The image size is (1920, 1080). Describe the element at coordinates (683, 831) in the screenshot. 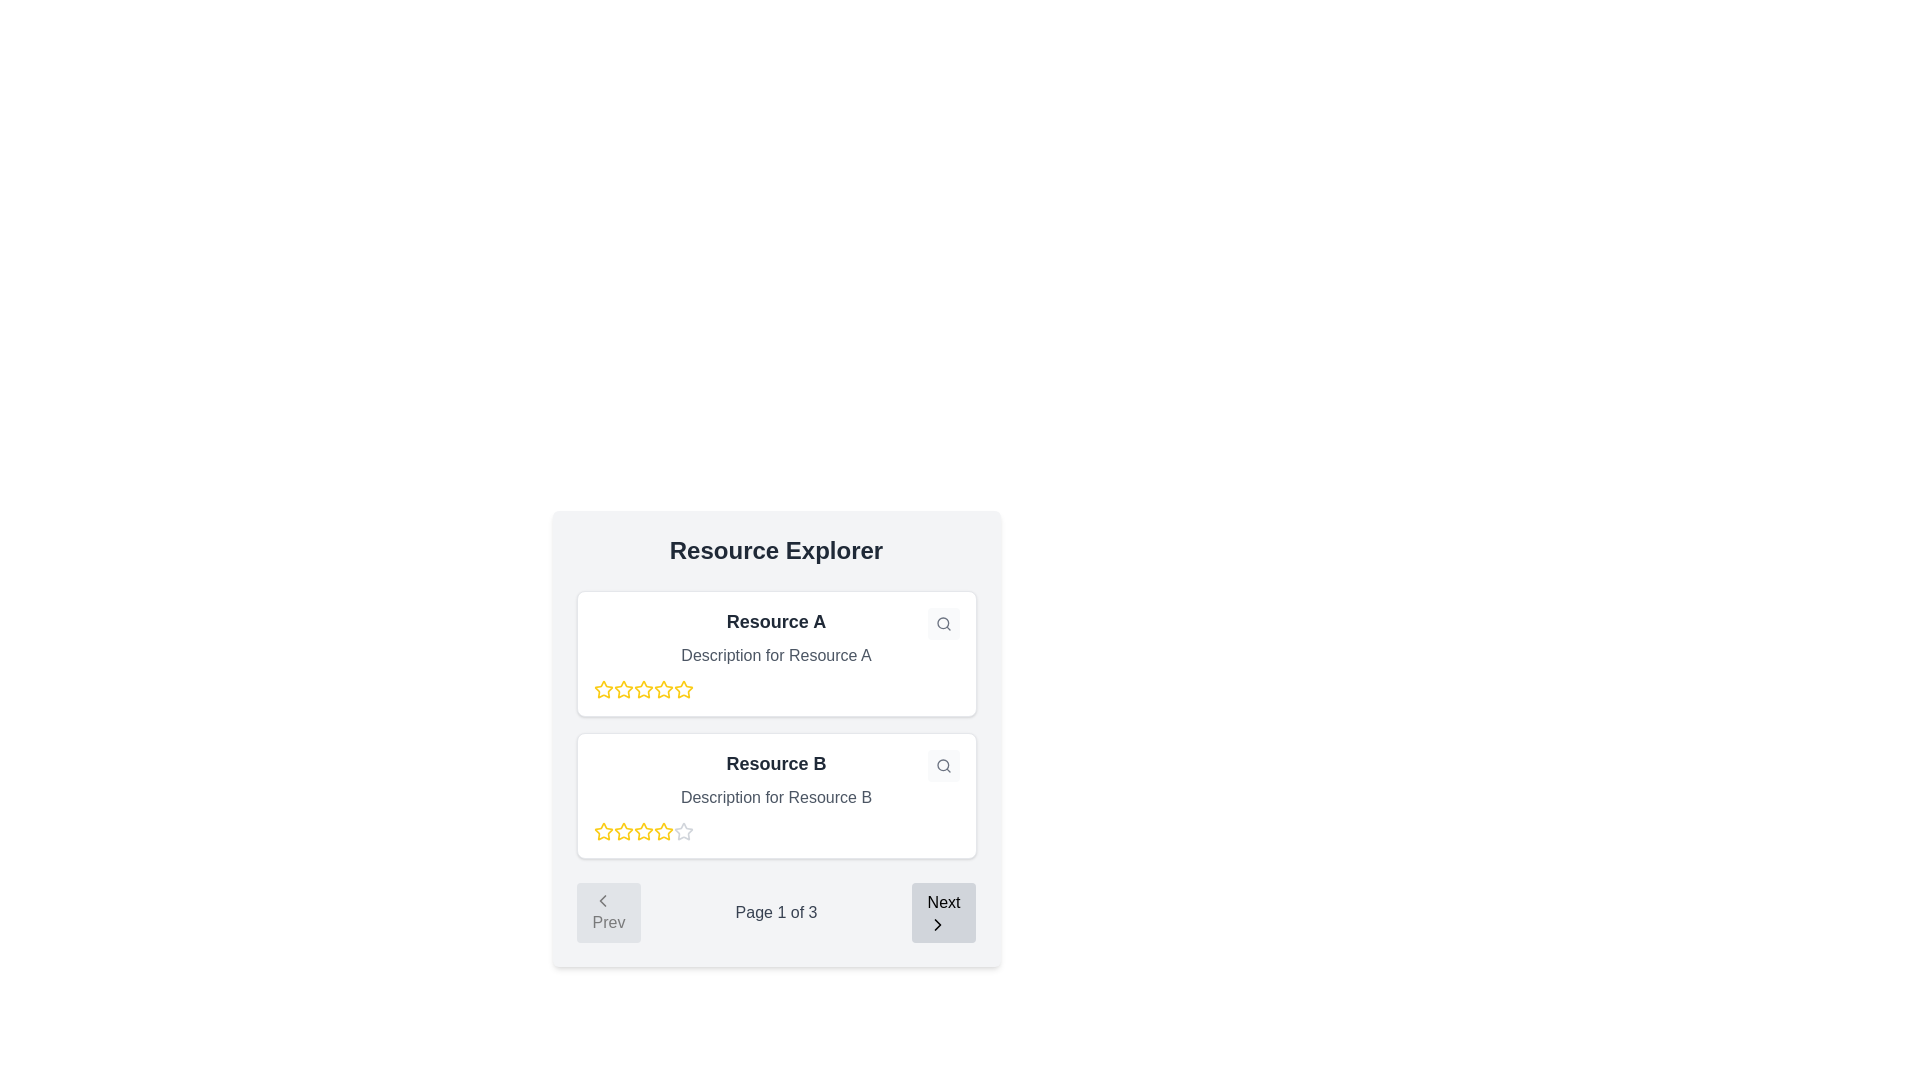

I see `the fourth star icon representing the fourth rating level for 'Resource B'` at that location.